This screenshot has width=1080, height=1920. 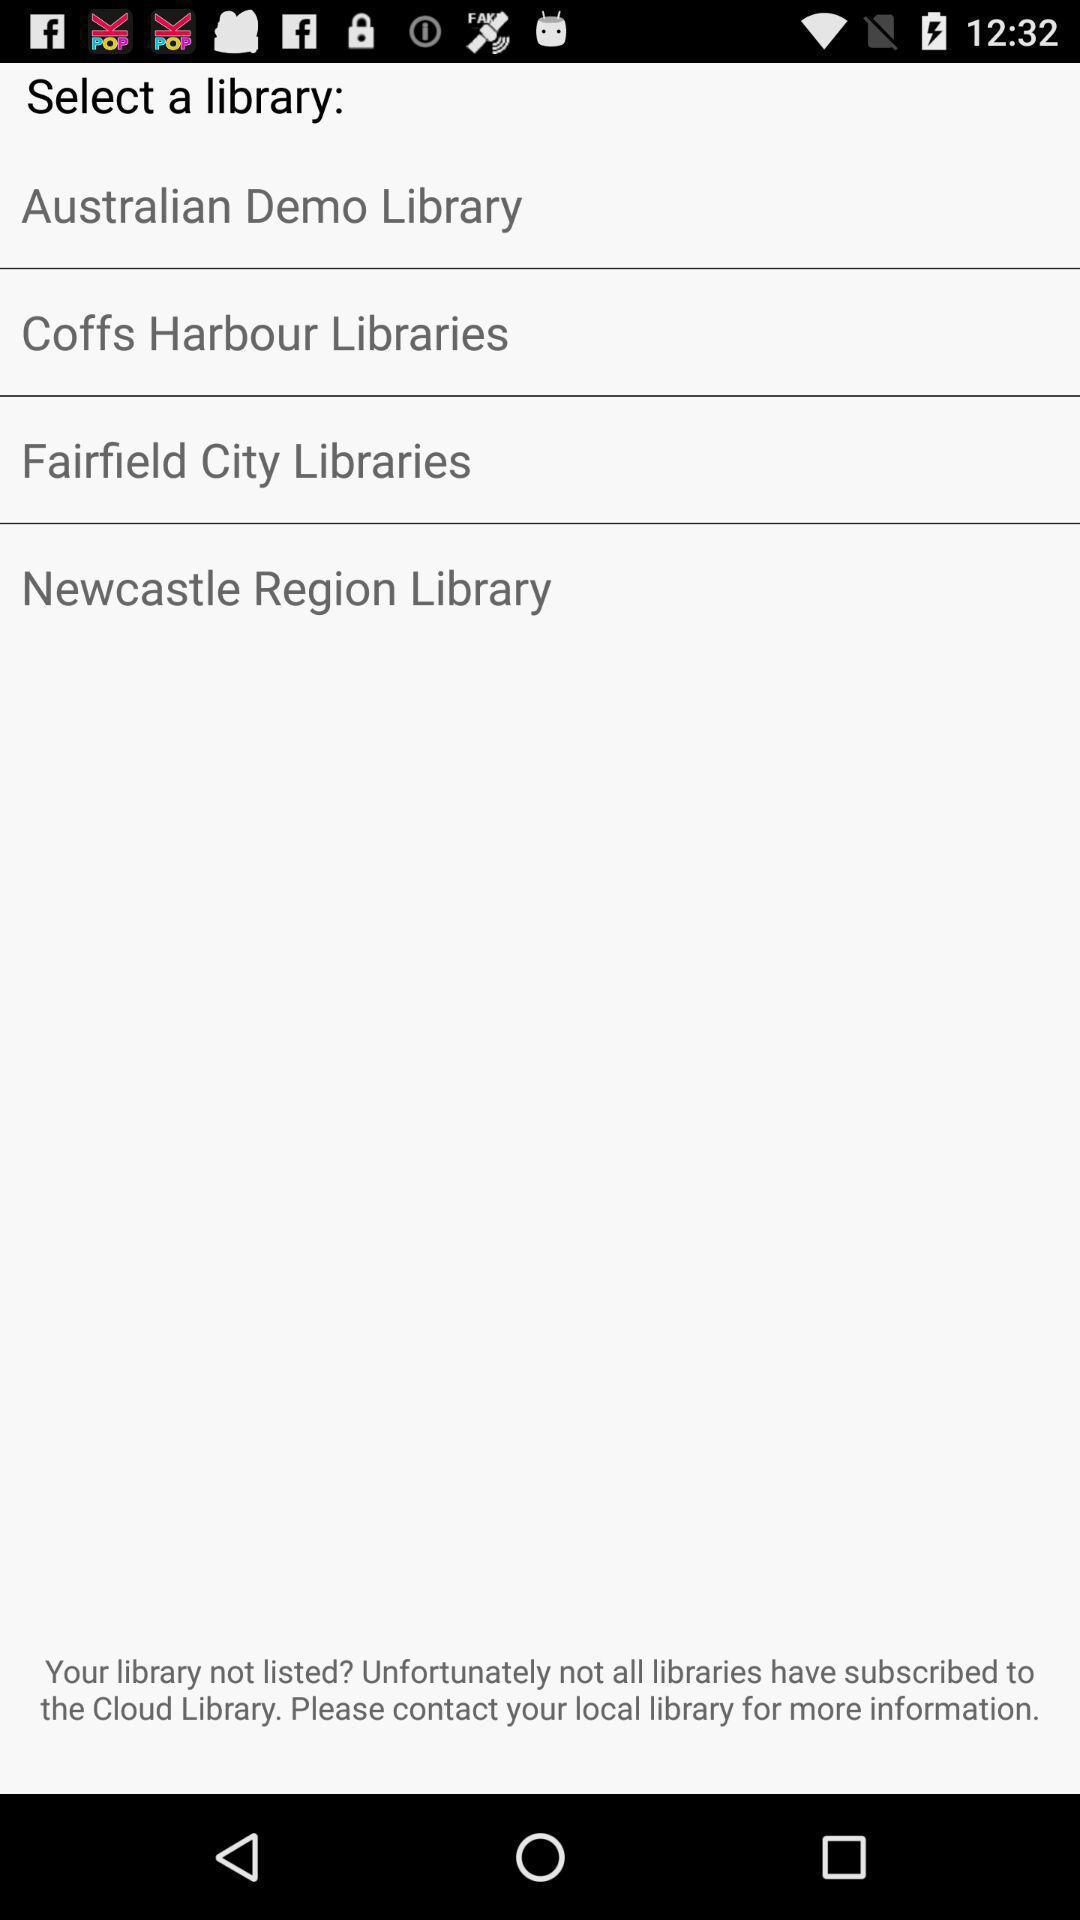 I want to click on the item above the newcastle region library icon, so click(x=540, y=458).